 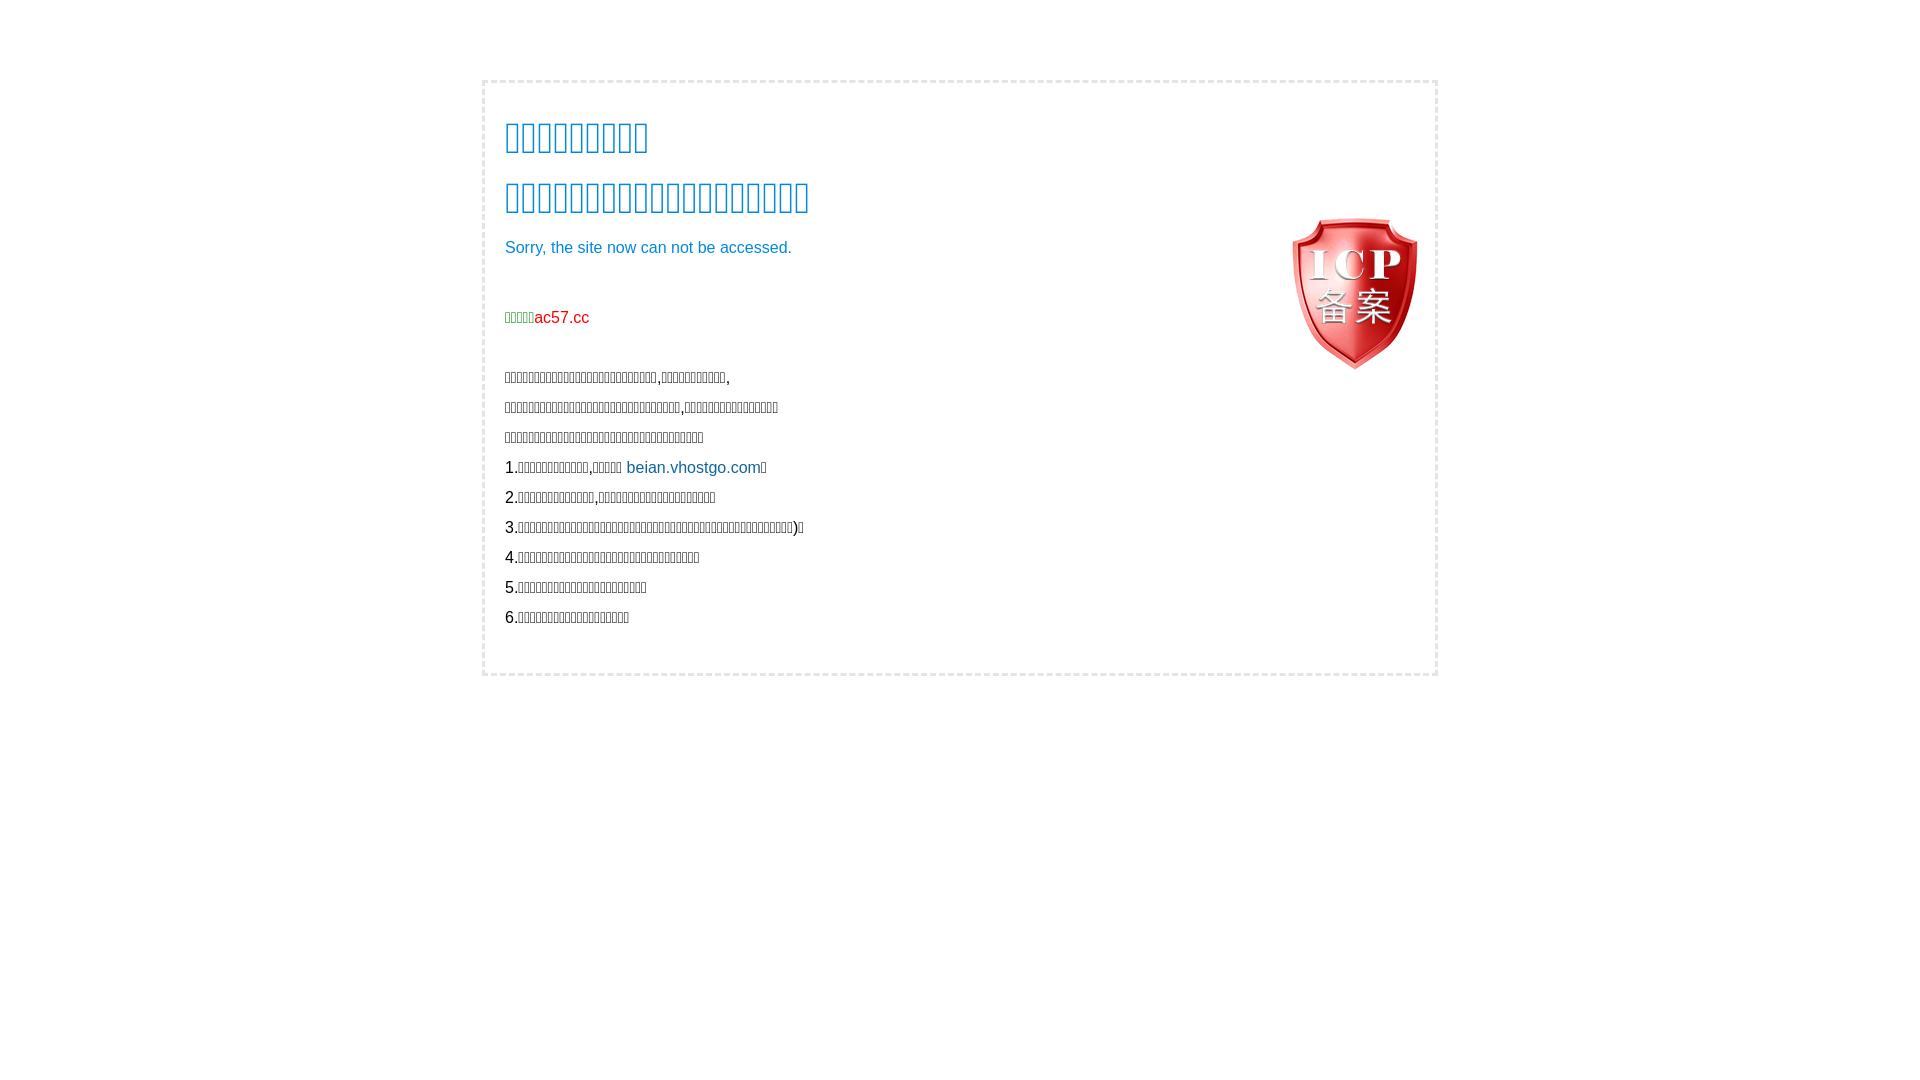 I want to click on 'beian.vhostgo.com', so click(x=694, y=467).